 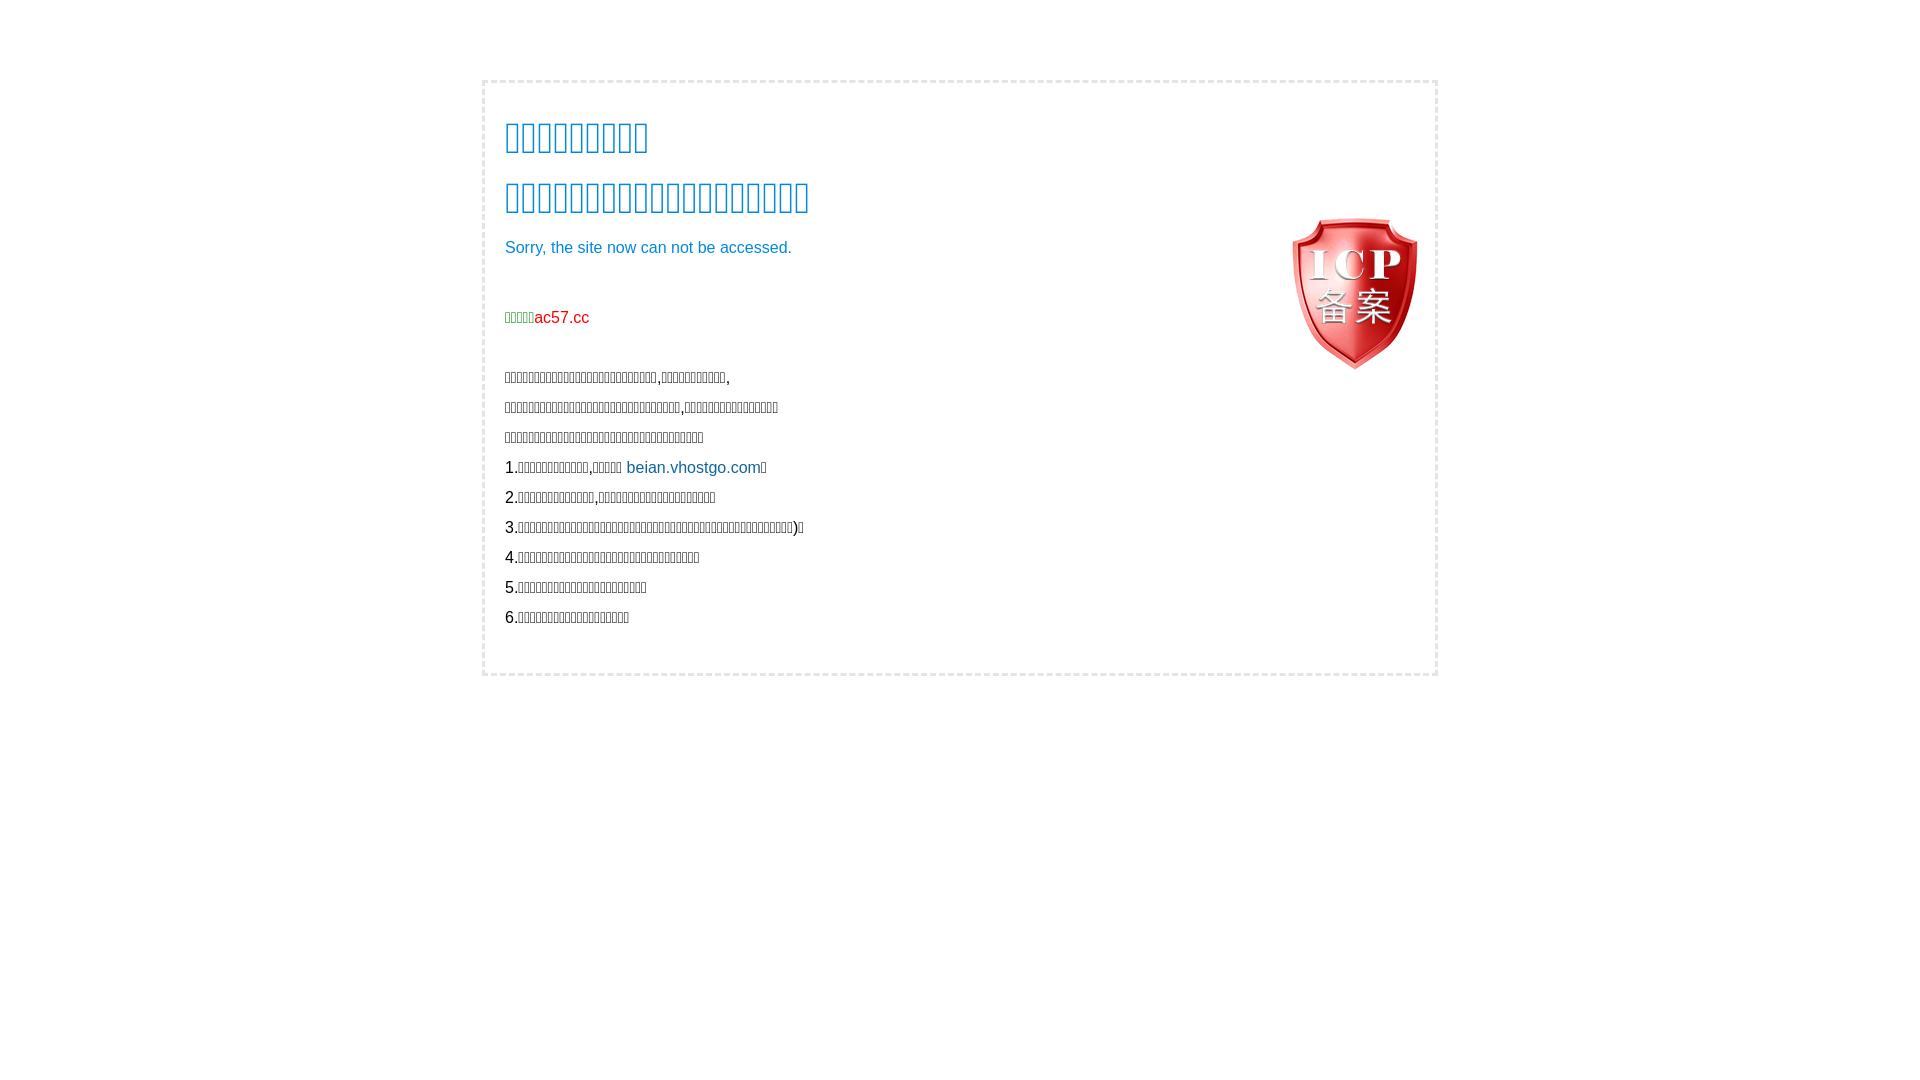 I want to click on 'beian.vhostgo.com', so click(x=694, y=467).